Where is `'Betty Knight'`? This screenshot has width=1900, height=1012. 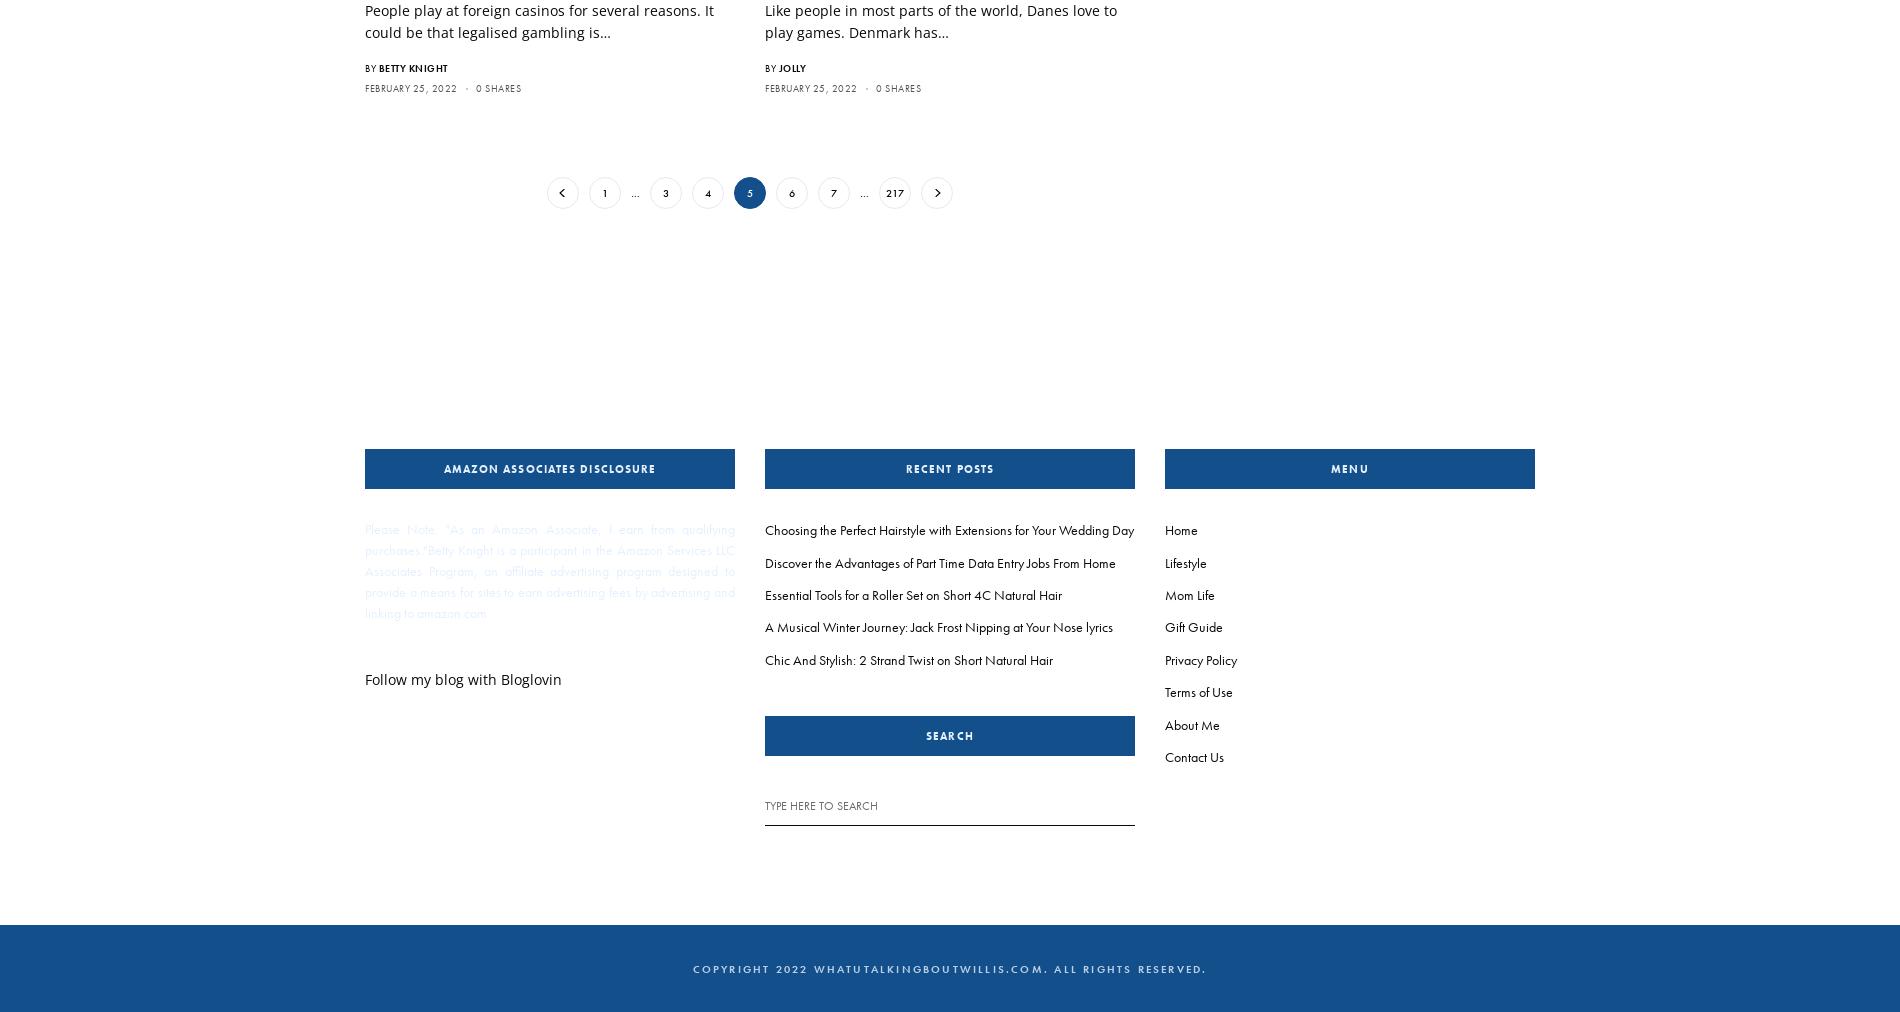
'Betty Knight' is located at coordinates (376, 67).